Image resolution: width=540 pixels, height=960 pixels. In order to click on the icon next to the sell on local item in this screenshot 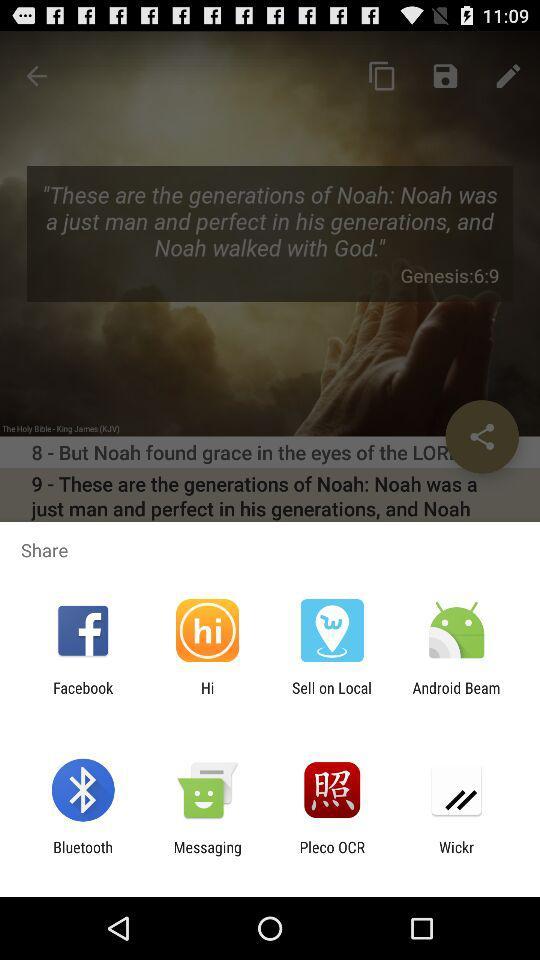, I will do `click(456, 696)`.